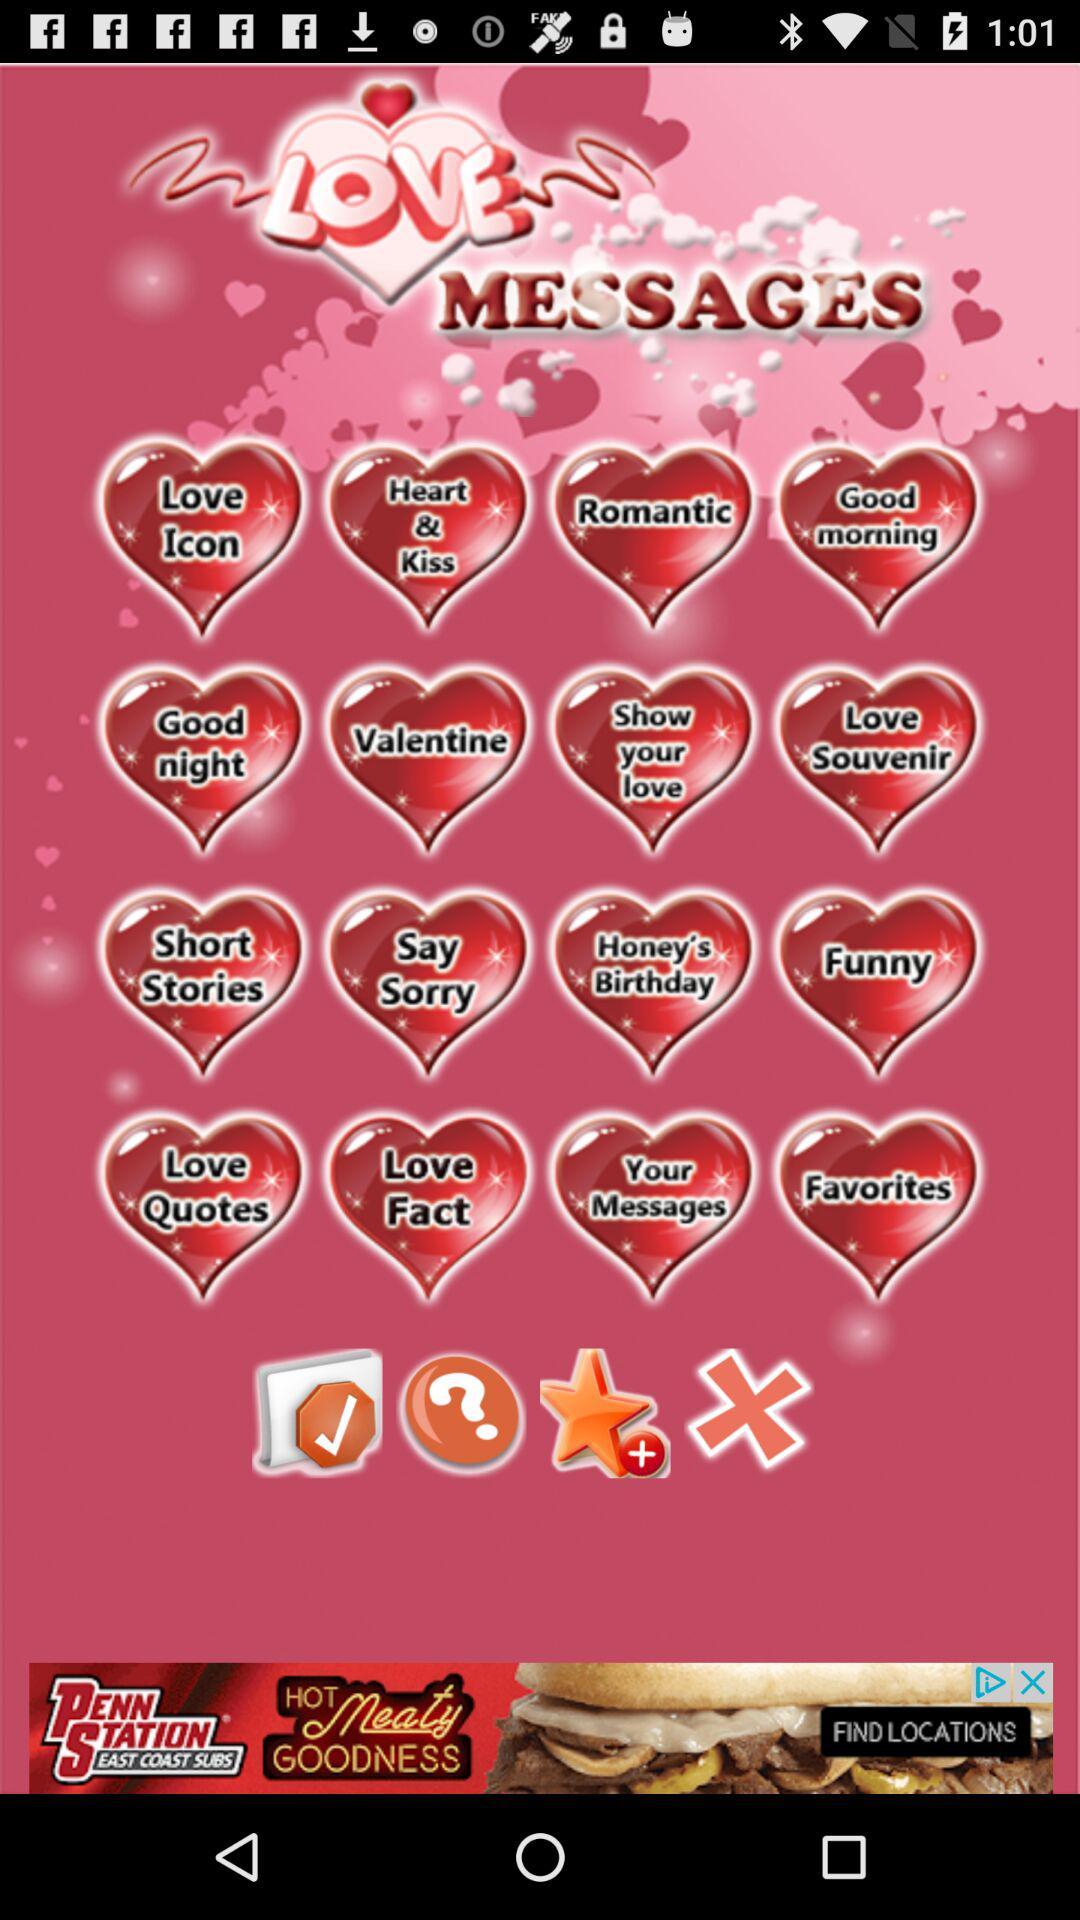  Describe the element at coordinates (876, 761) in the screenshot. I see `link button` at that location.